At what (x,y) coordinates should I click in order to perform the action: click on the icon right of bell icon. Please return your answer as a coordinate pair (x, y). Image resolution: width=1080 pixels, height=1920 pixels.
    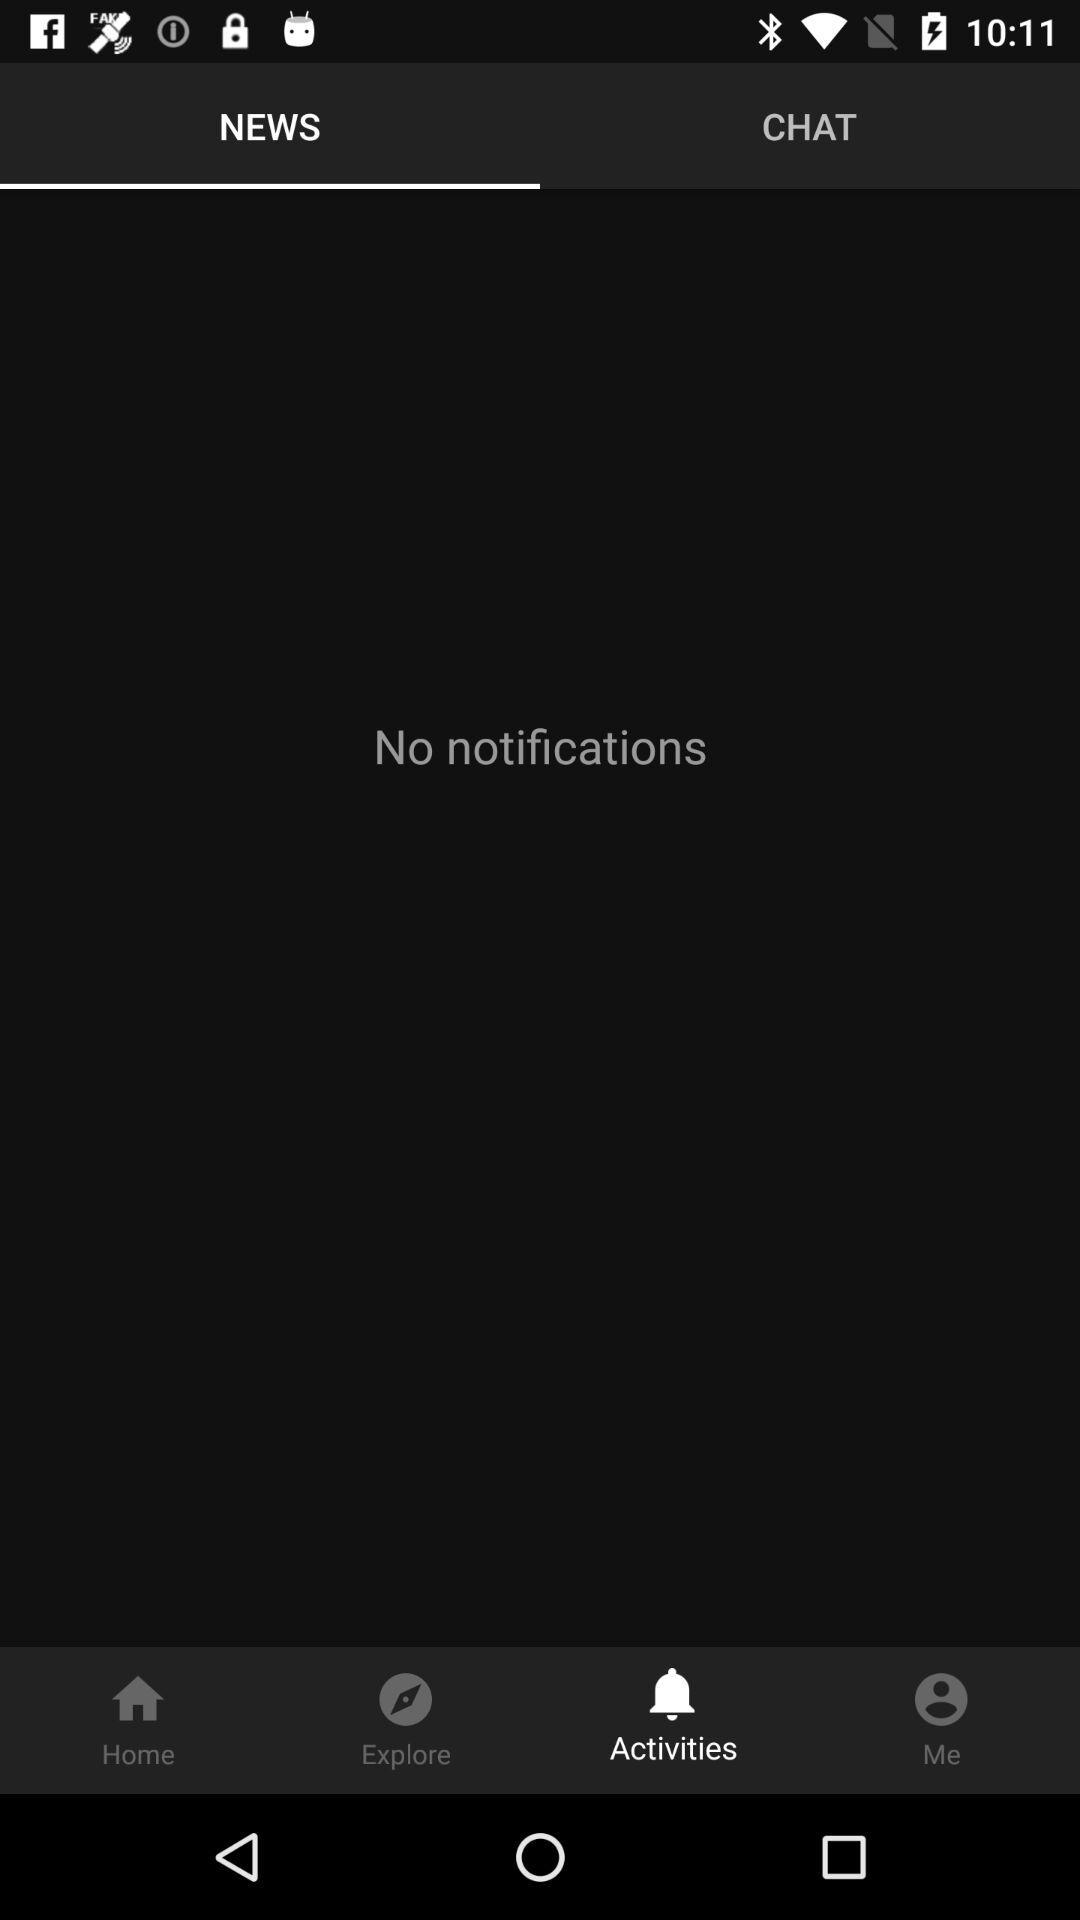
    Looking at the image, I should click on (941, 1688).